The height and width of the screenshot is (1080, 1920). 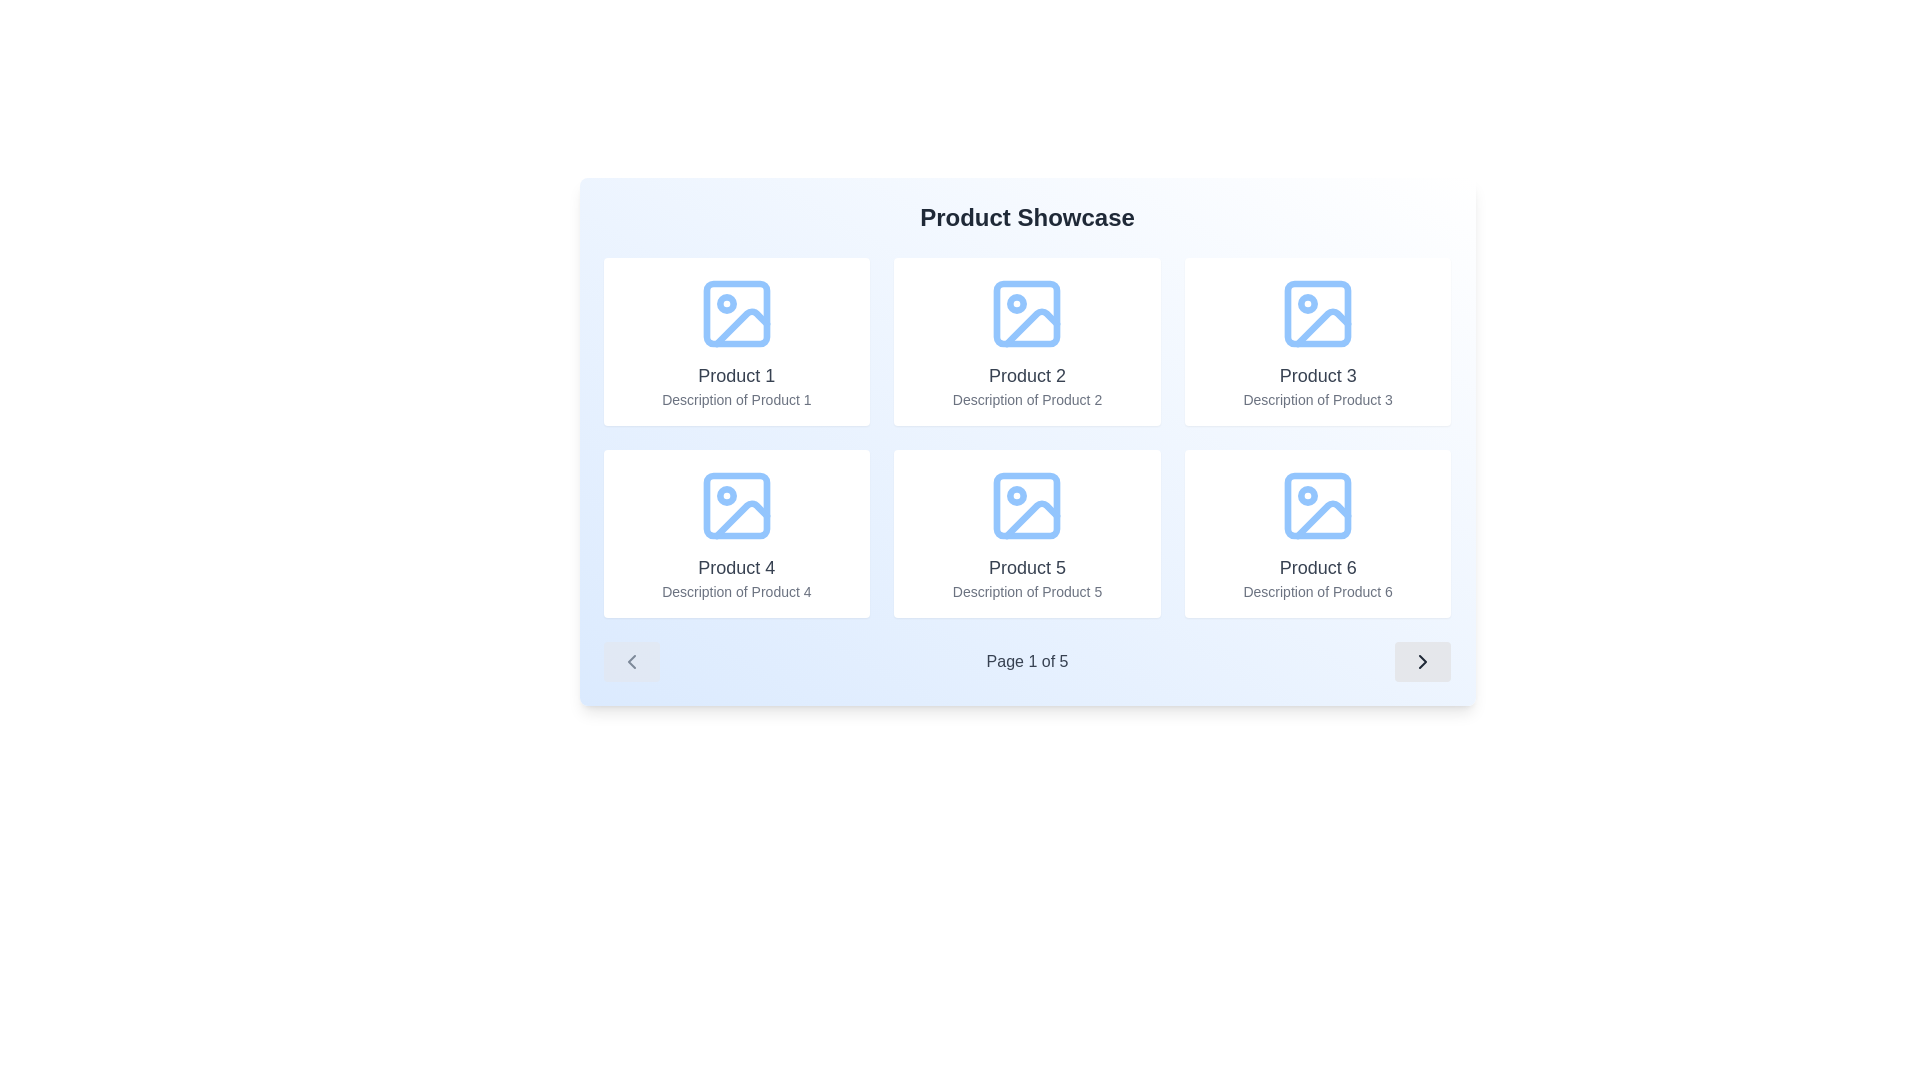 What do you see at coordinates (1318, 590) in the screenshot?
I see `text content of the Text Label located at the bottom of the 'Product 6' card, which provides supplementary information about the product labeled 'Product 6'` at bounding box center [1318, 590].